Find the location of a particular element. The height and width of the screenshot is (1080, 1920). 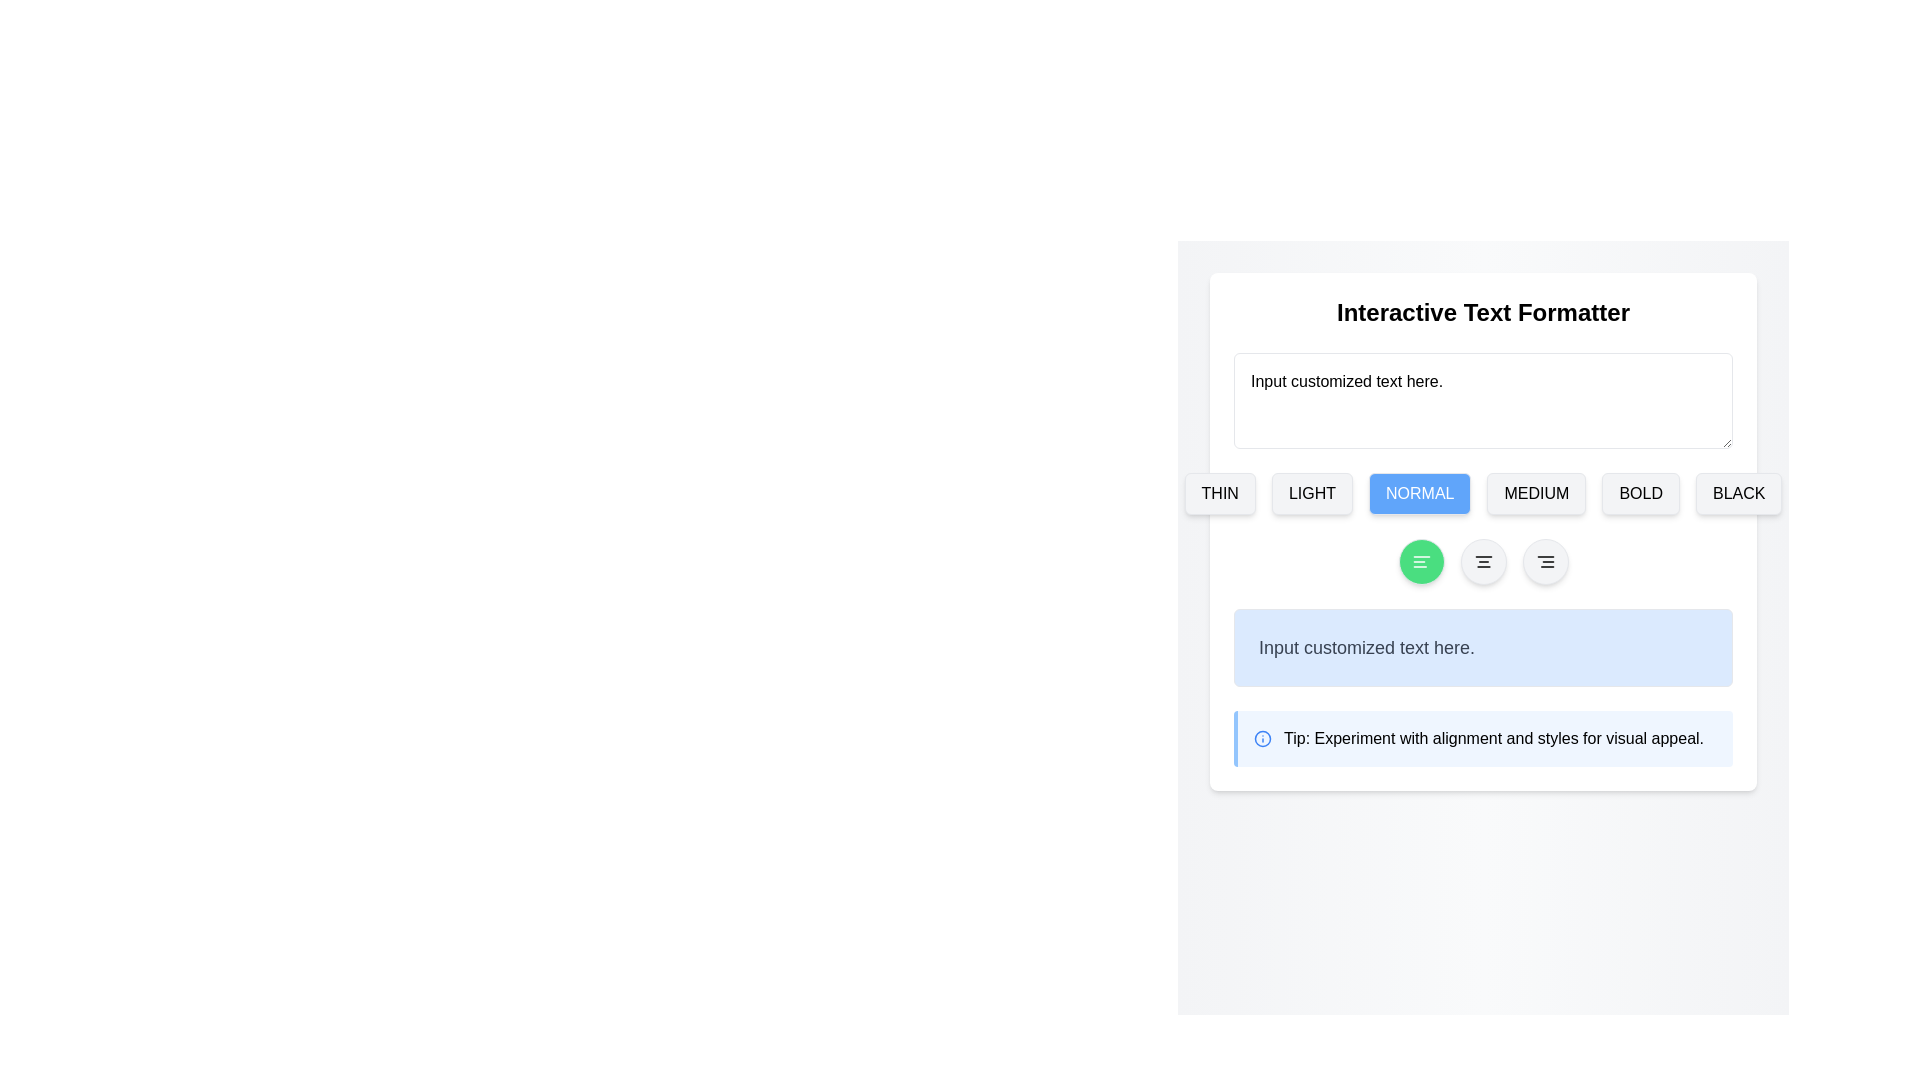

the middle button in the group of three circular buttons for setting text alignment to apply the action is located at coordinates (1483, 562).